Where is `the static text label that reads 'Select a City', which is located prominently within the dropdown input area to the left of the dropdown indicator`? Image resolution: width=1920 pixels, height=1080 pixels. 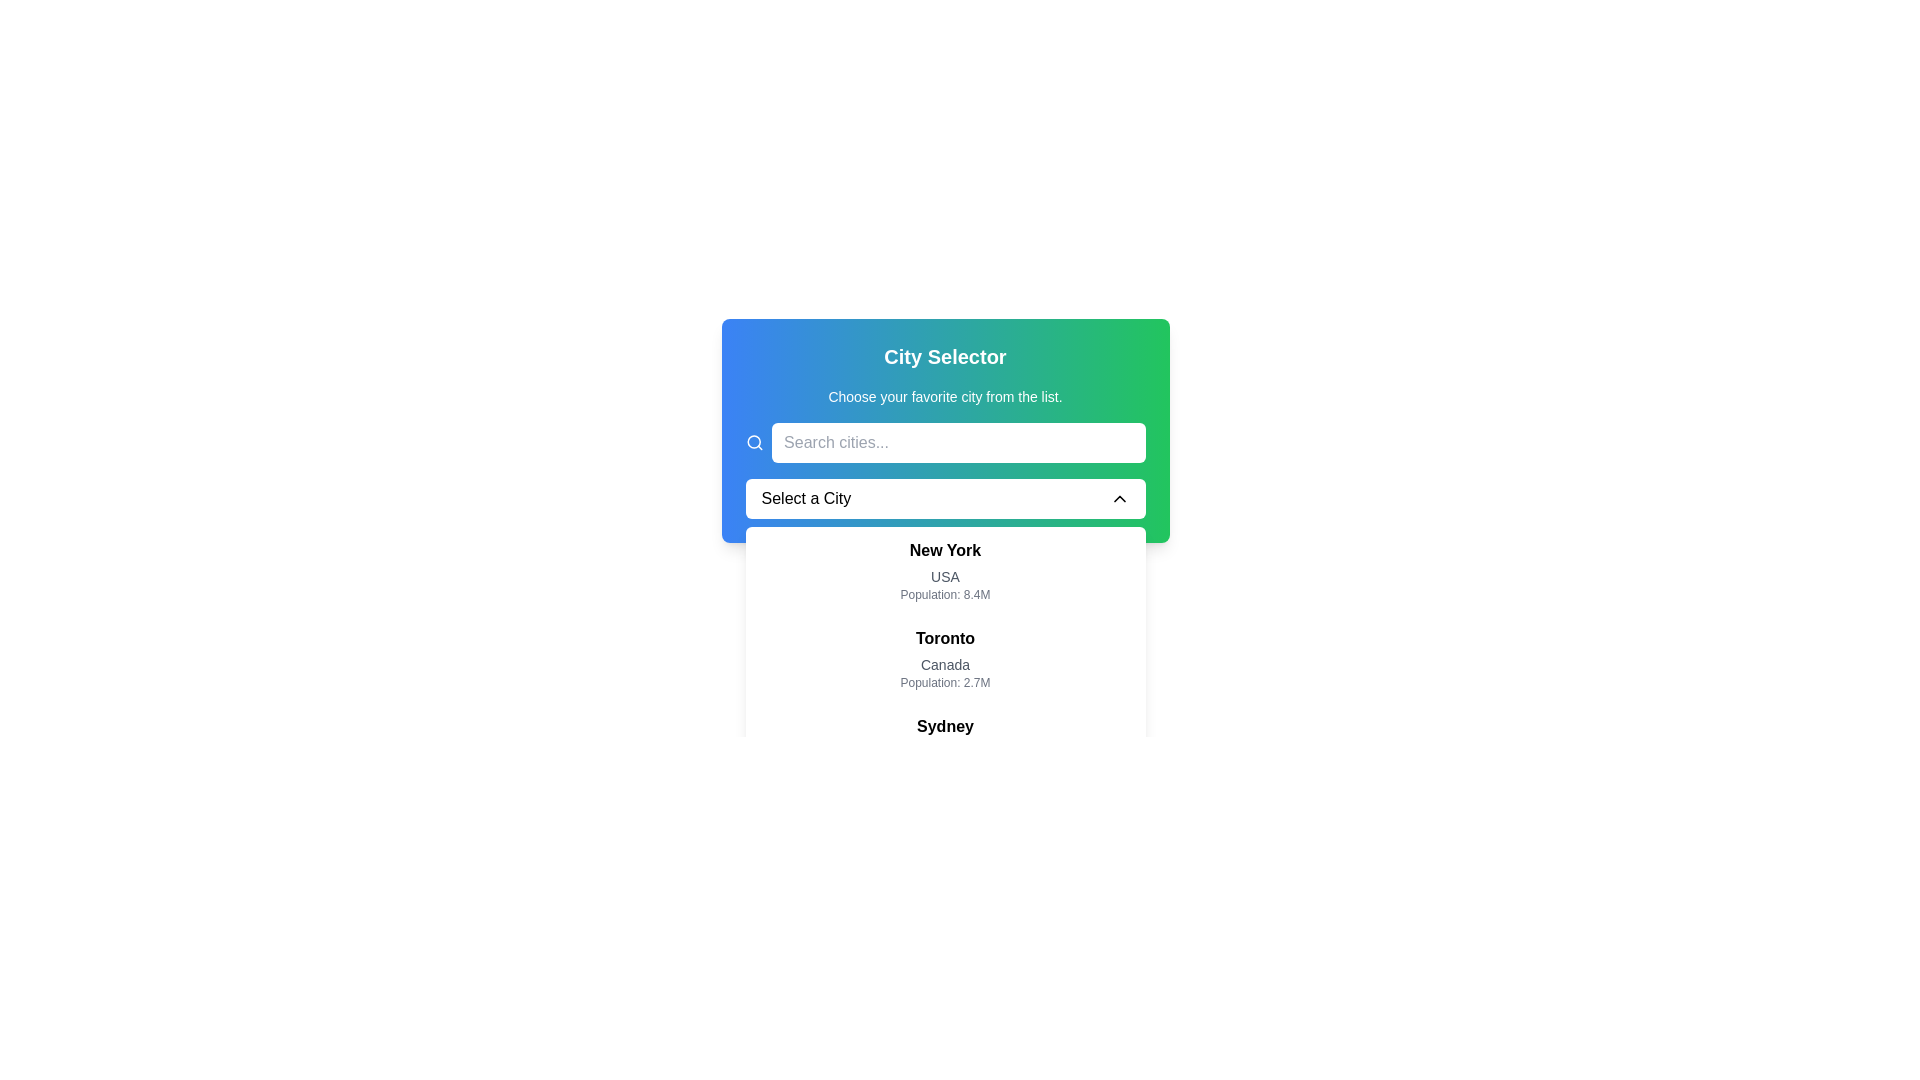
the static text label that reads 'Select a City', which is located prominently within the dropdown input area to the left of the dropdown indicator is located at coordinates (806, 497).